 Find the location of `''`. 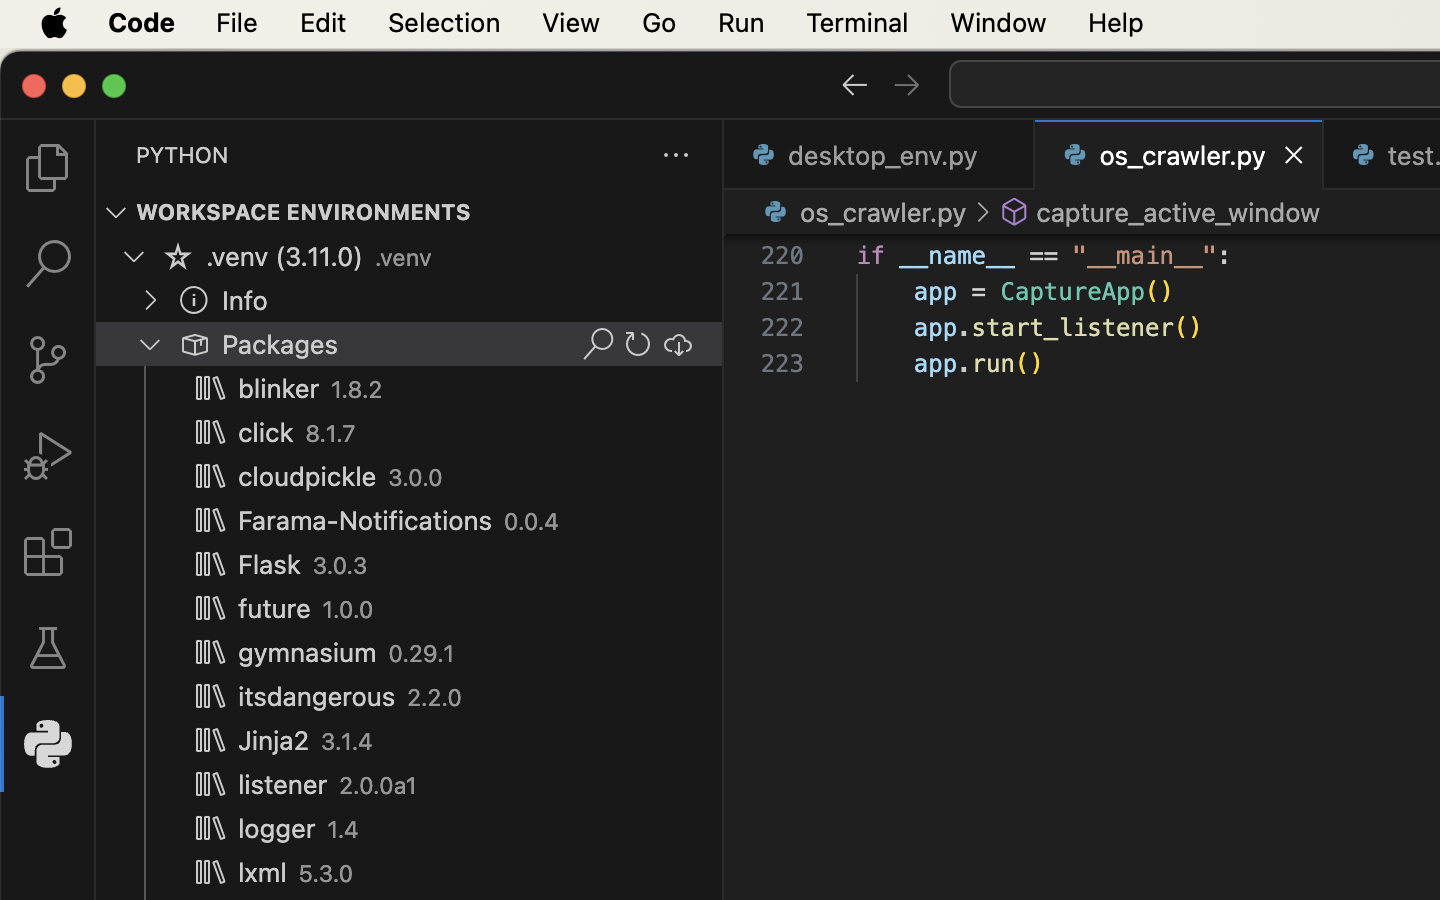

'' is located at coordinates (193, 298).